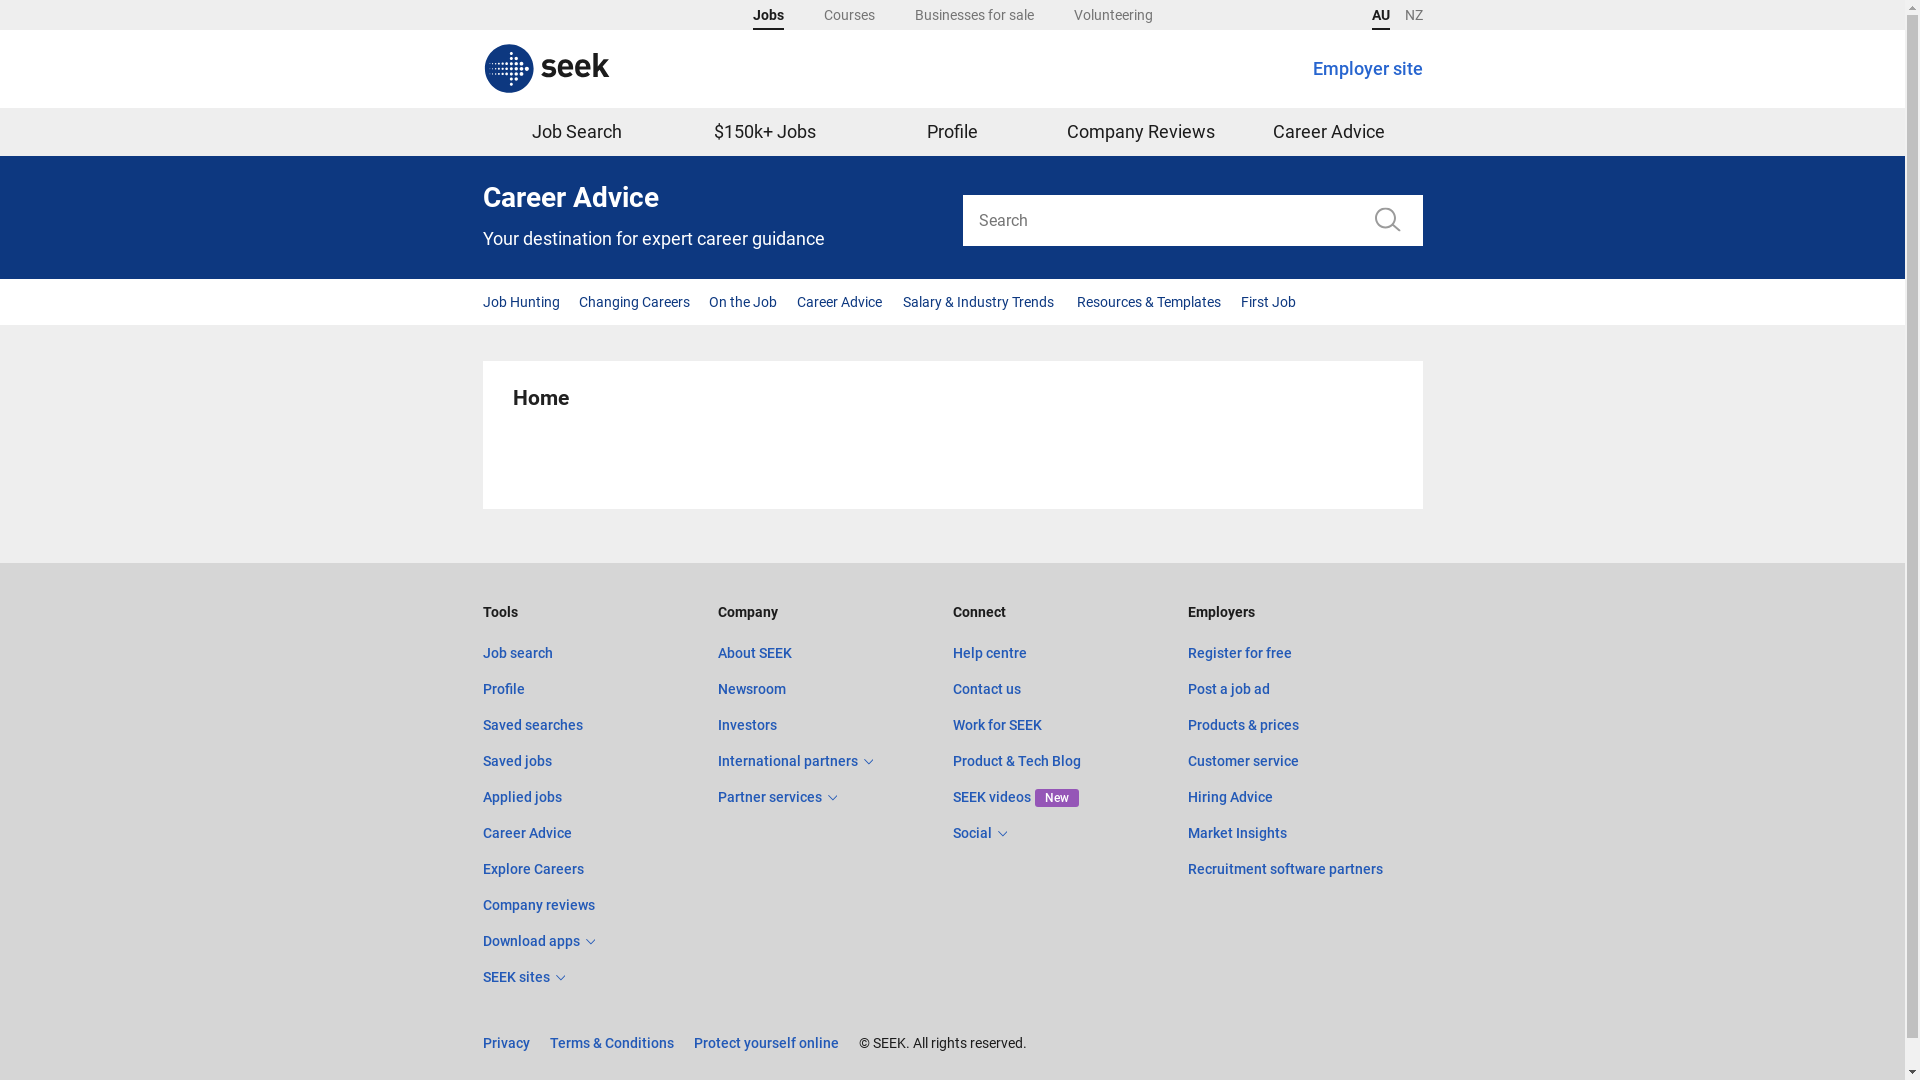 Image resolution: width=1920 pixels, height=1080 pixels. Describe the element at coordinates (516, 760) in the screenshot. I see `'Saved jobs'` at that location.